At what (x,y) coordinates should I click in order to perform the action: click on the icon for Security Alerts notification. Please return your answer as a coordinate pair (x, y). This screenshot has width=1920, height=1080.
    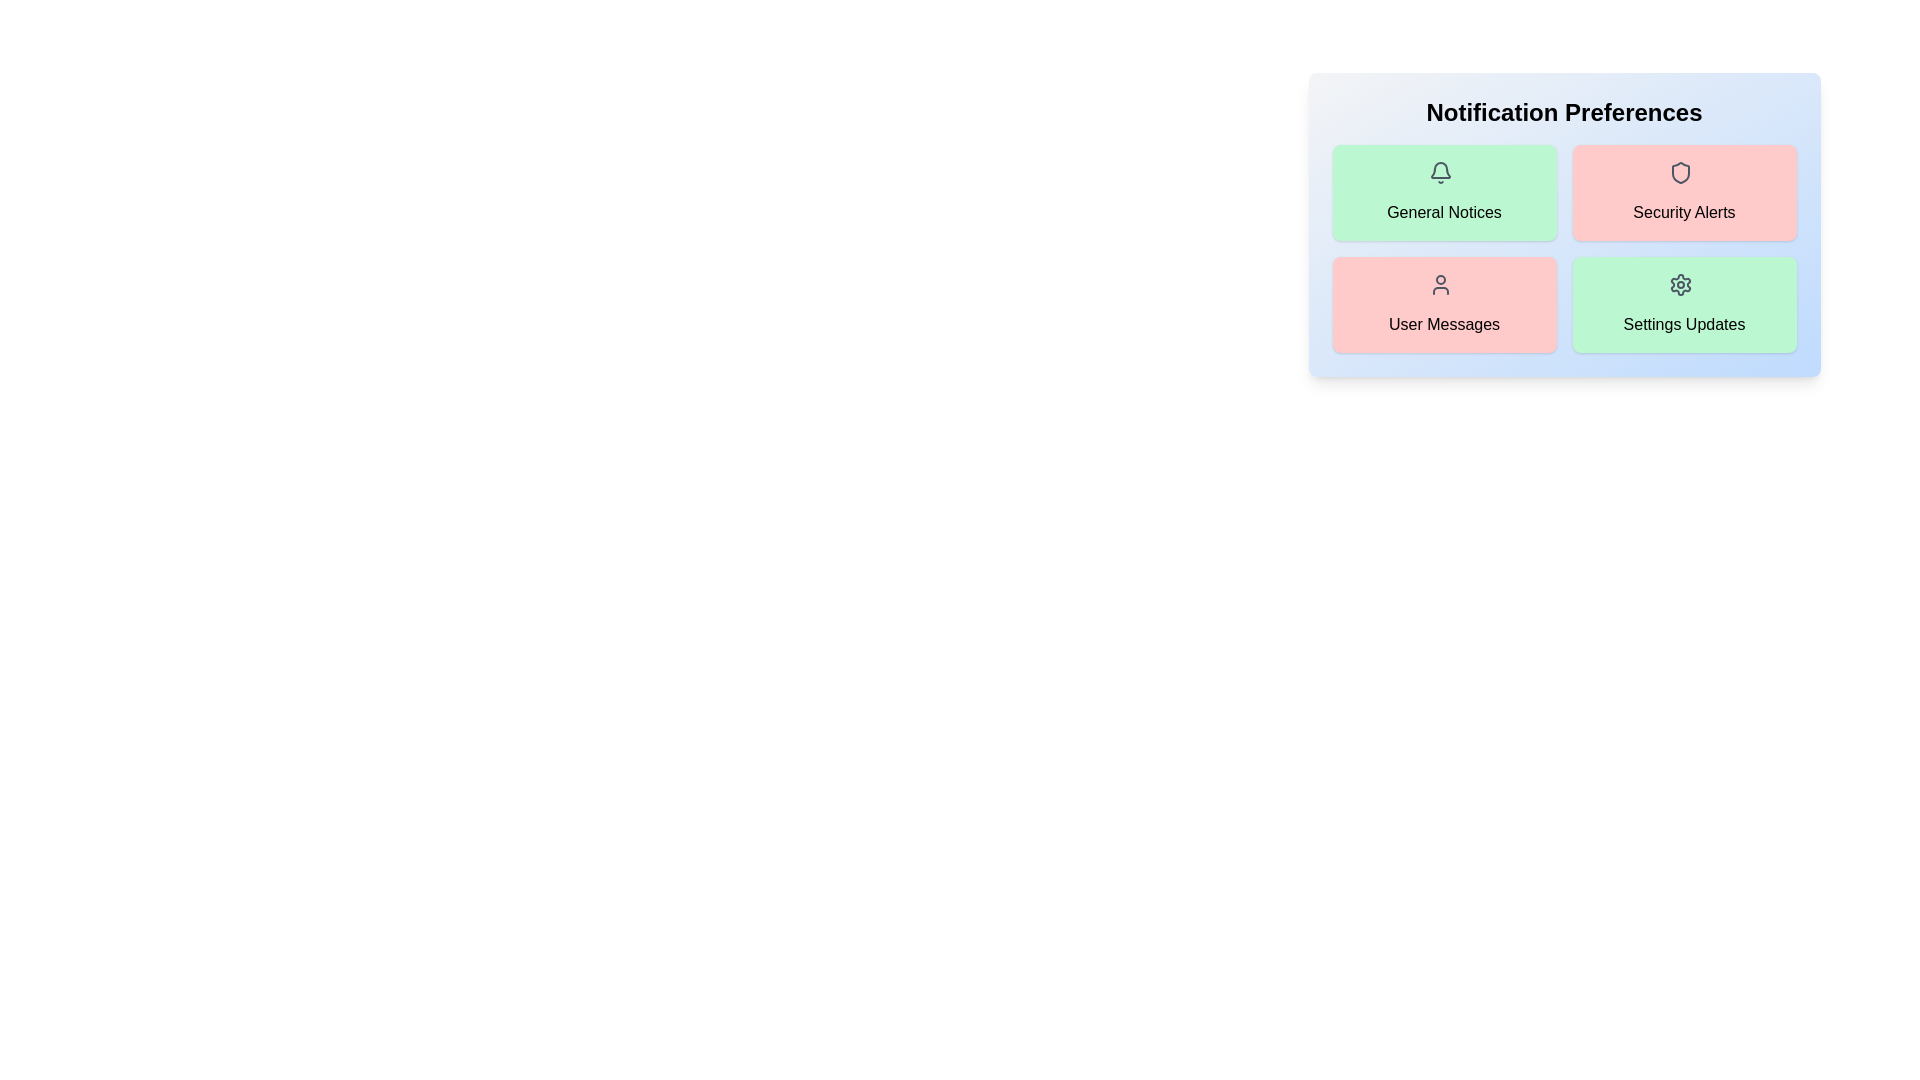
    Looking at the image, I should click on (1683, 176).